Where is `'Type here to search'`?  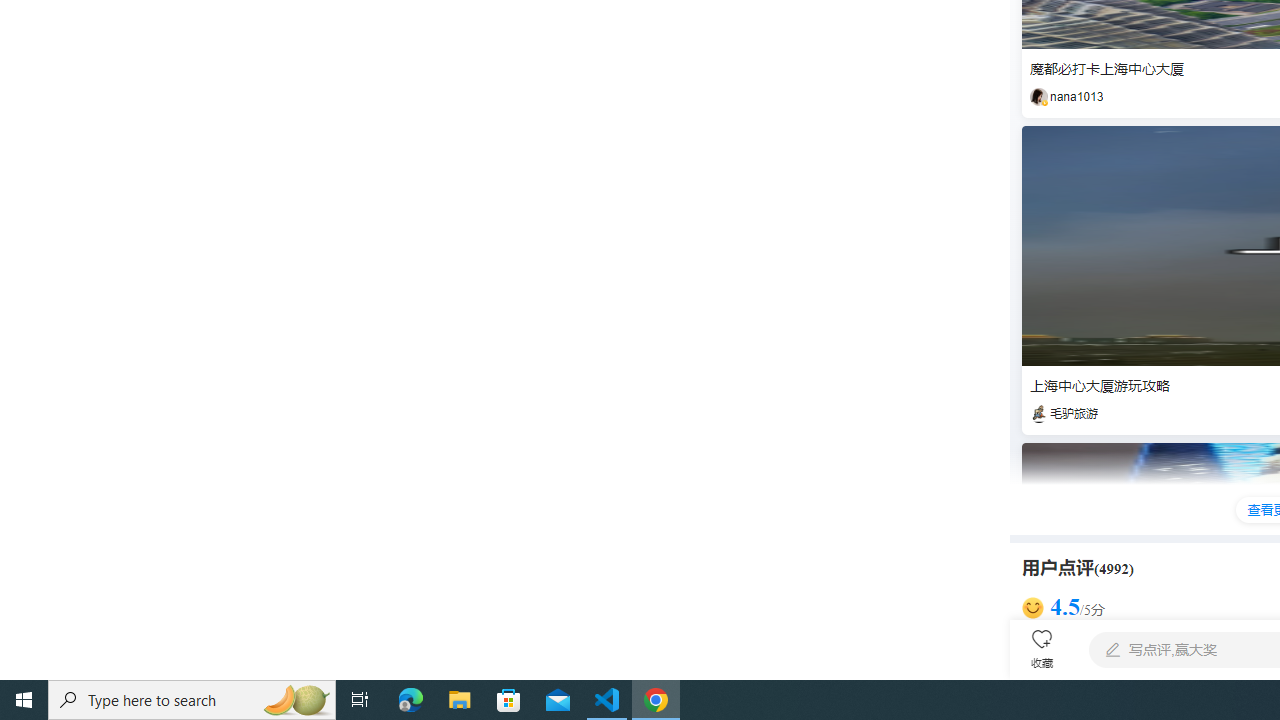 'Type here to search' is located at coordinates (192, 698).